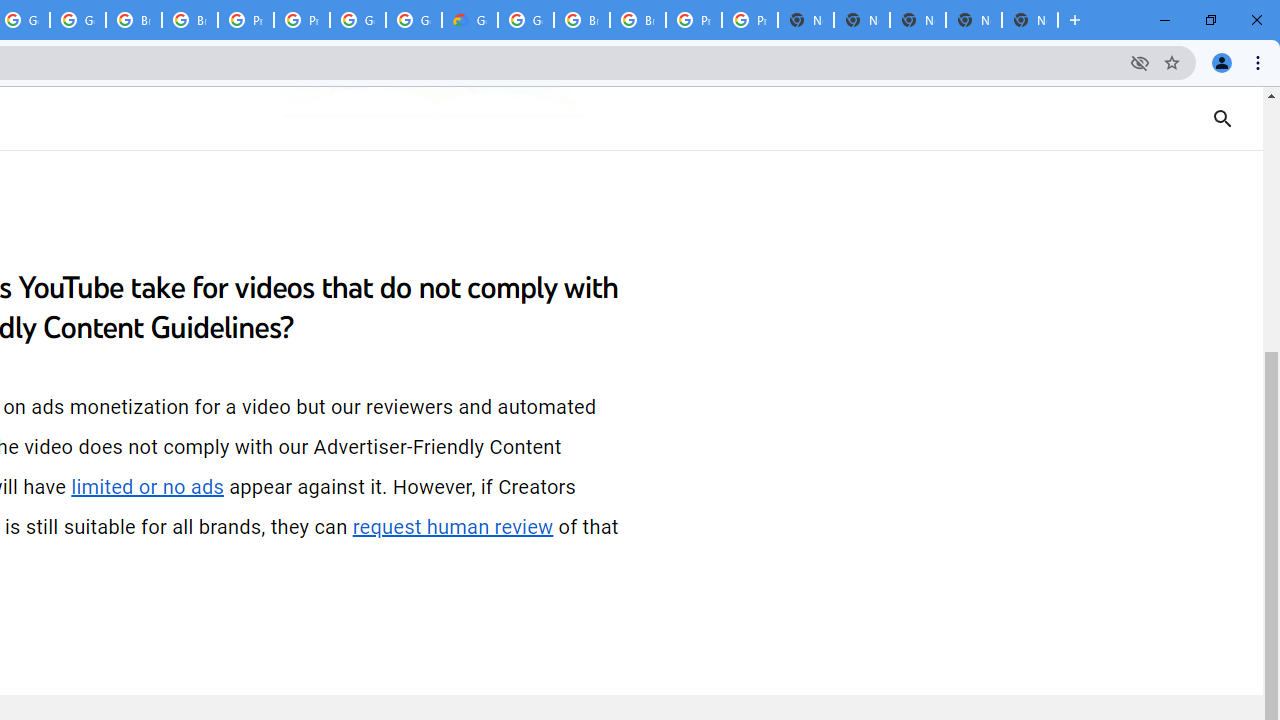 Image resolution: width=1280 pixels, height=720 pixels. What do you see at coordinates (1222, 118) in the screenshot?
I see `'Search'` at bounding box center [1222, 118].